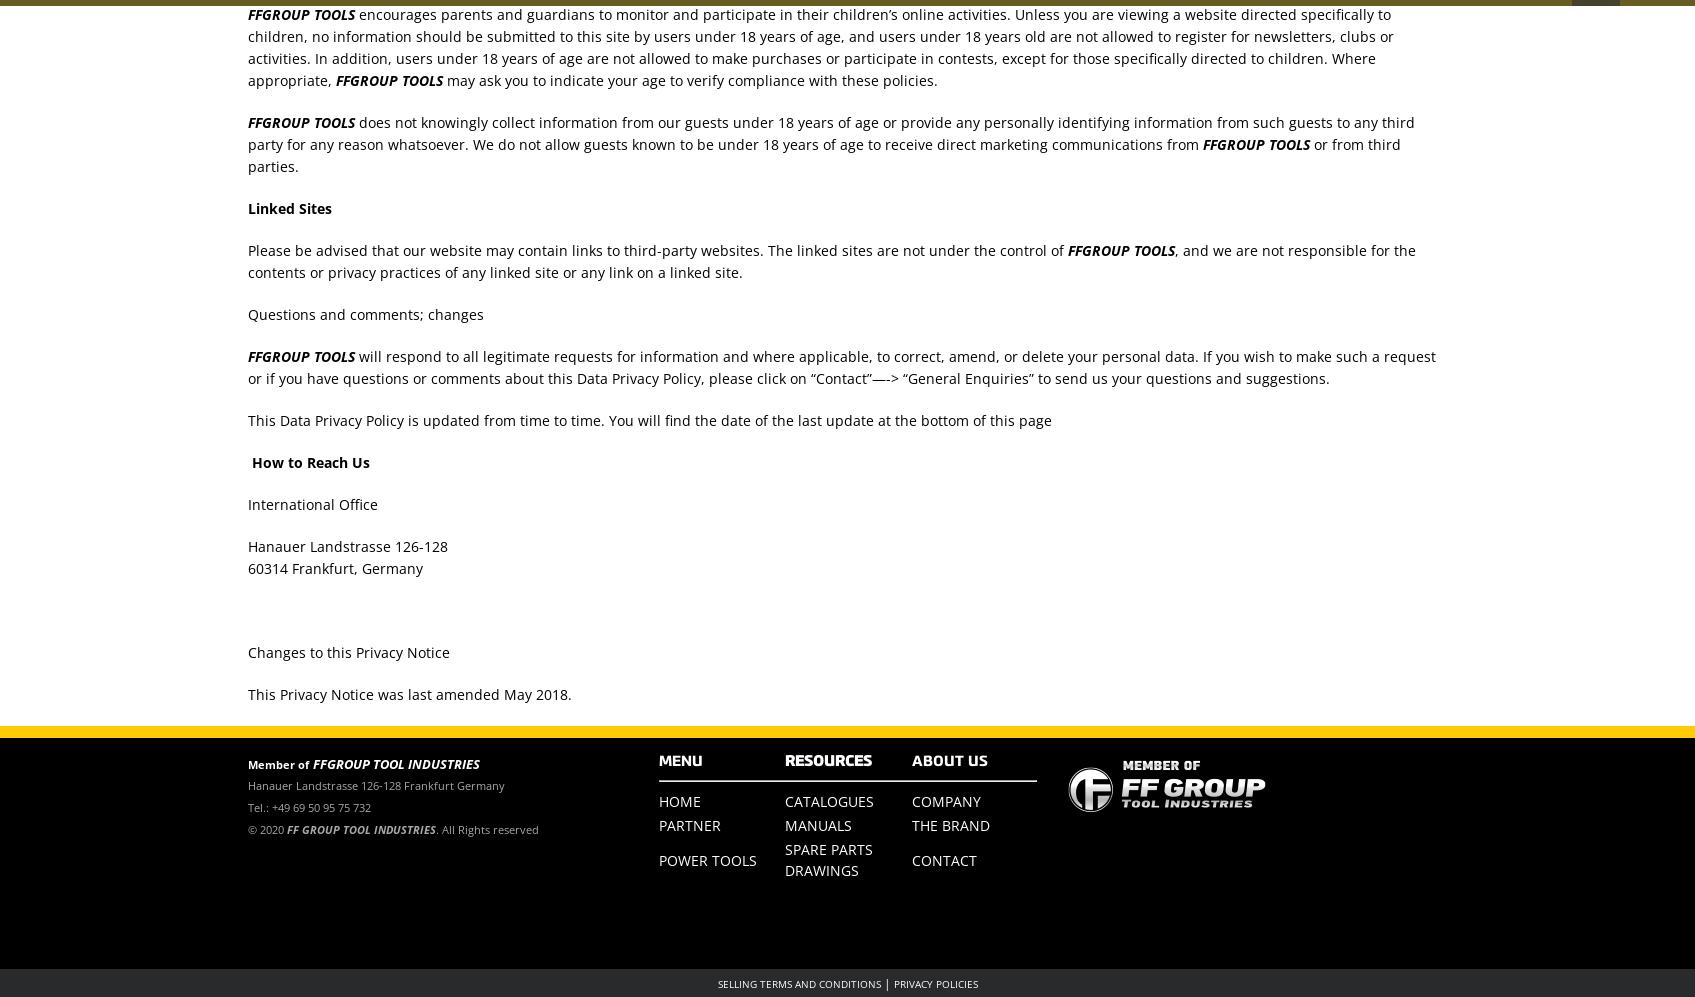 This screenshot has height=997, width=1695. I want to click on 'or from third parties.', so click(823, 154).